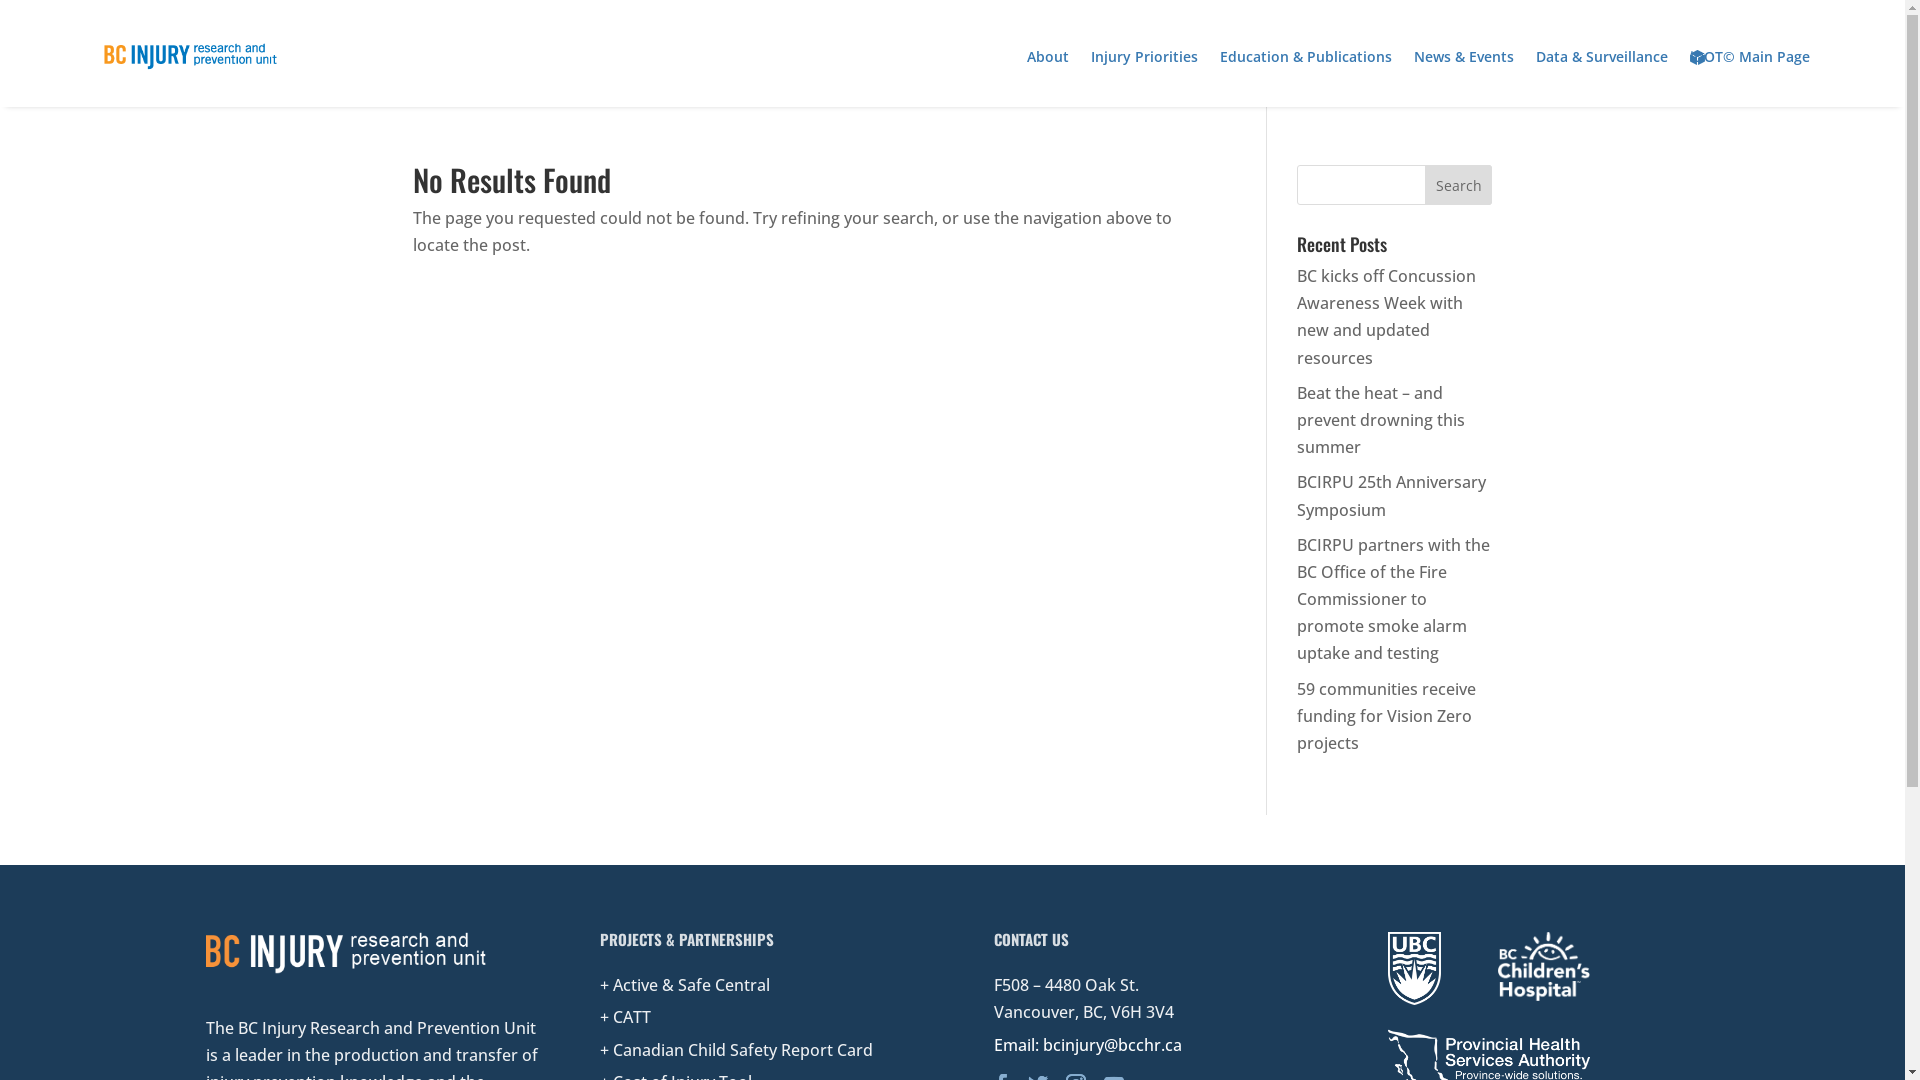  Describe the element at coordinates (1087, 1044) in the screenshot. I see `'Email: bcinjury@bcchr.ca'` at that location.